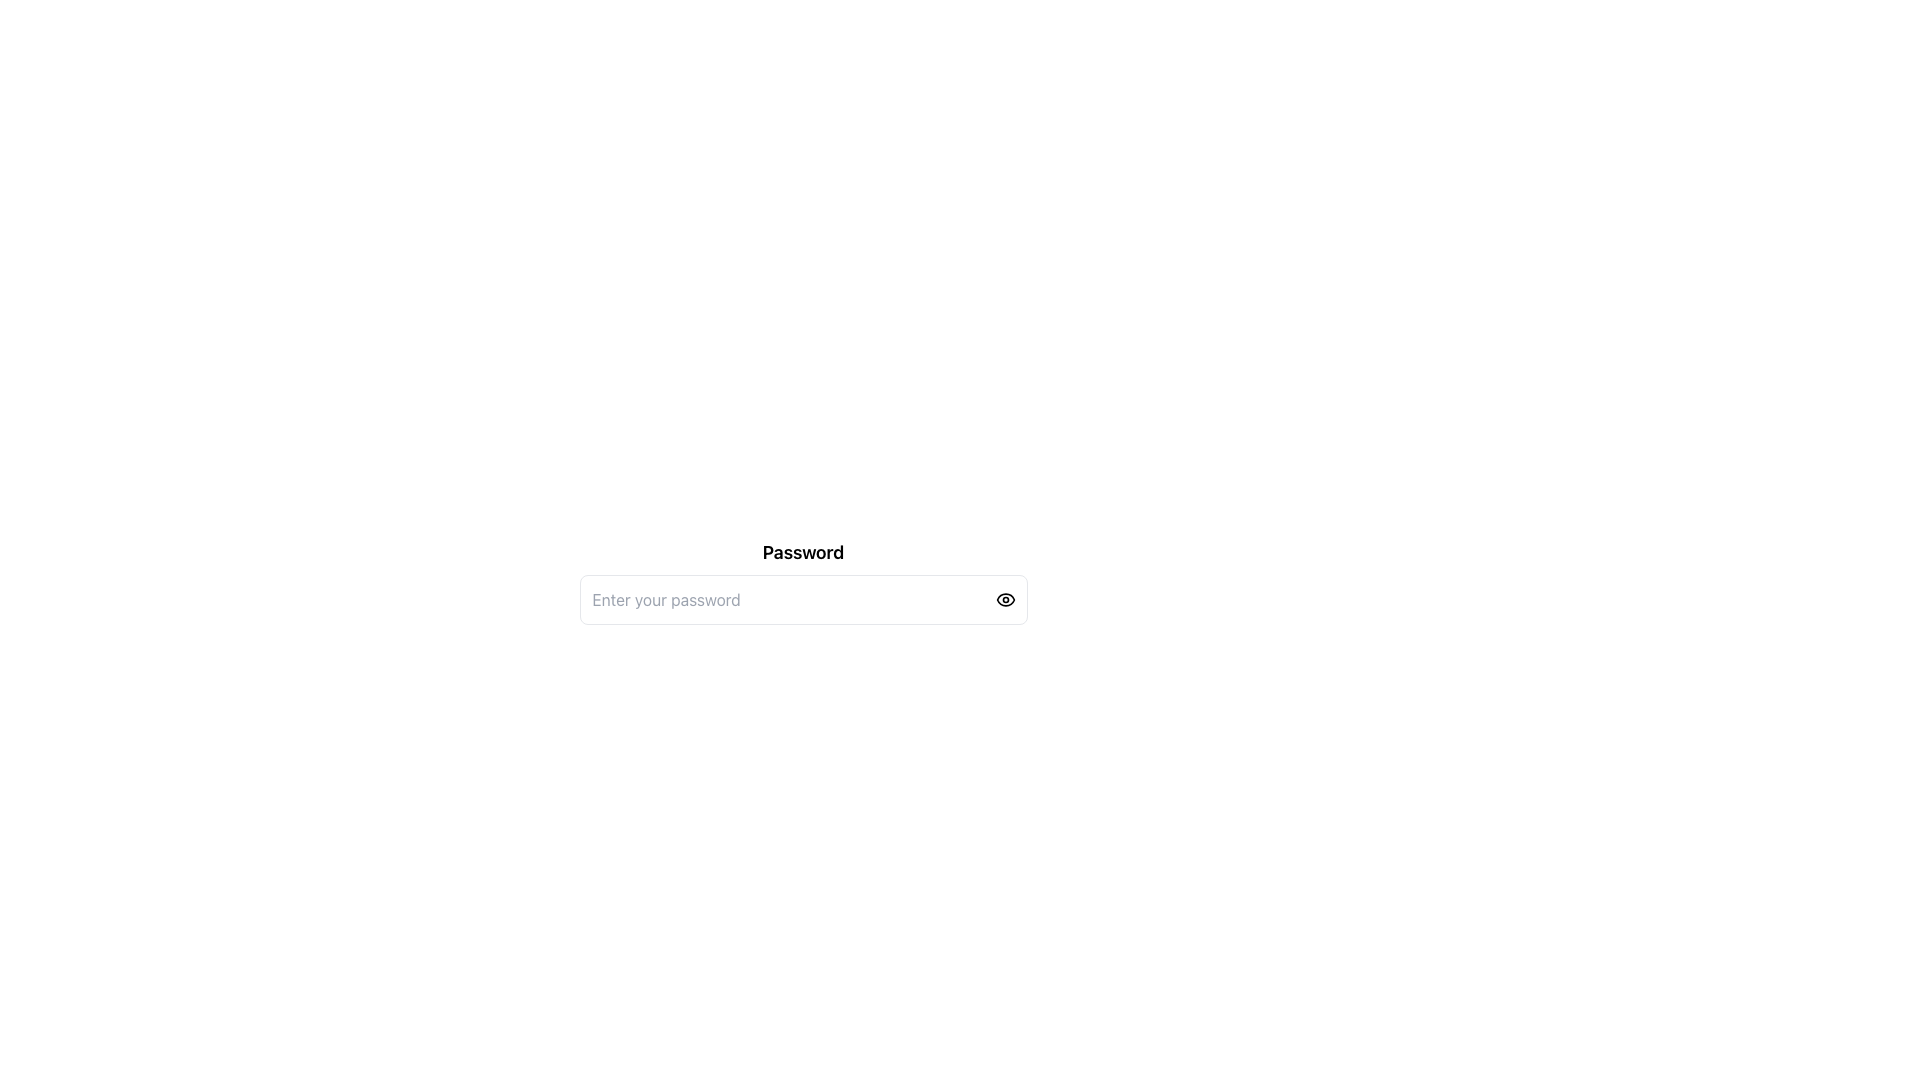 The width and height of the screenshot is (1920, 1080). I want to click on the eye-shaped icon outlined in black, located on the right side of the password input field, so click(1005, 599).